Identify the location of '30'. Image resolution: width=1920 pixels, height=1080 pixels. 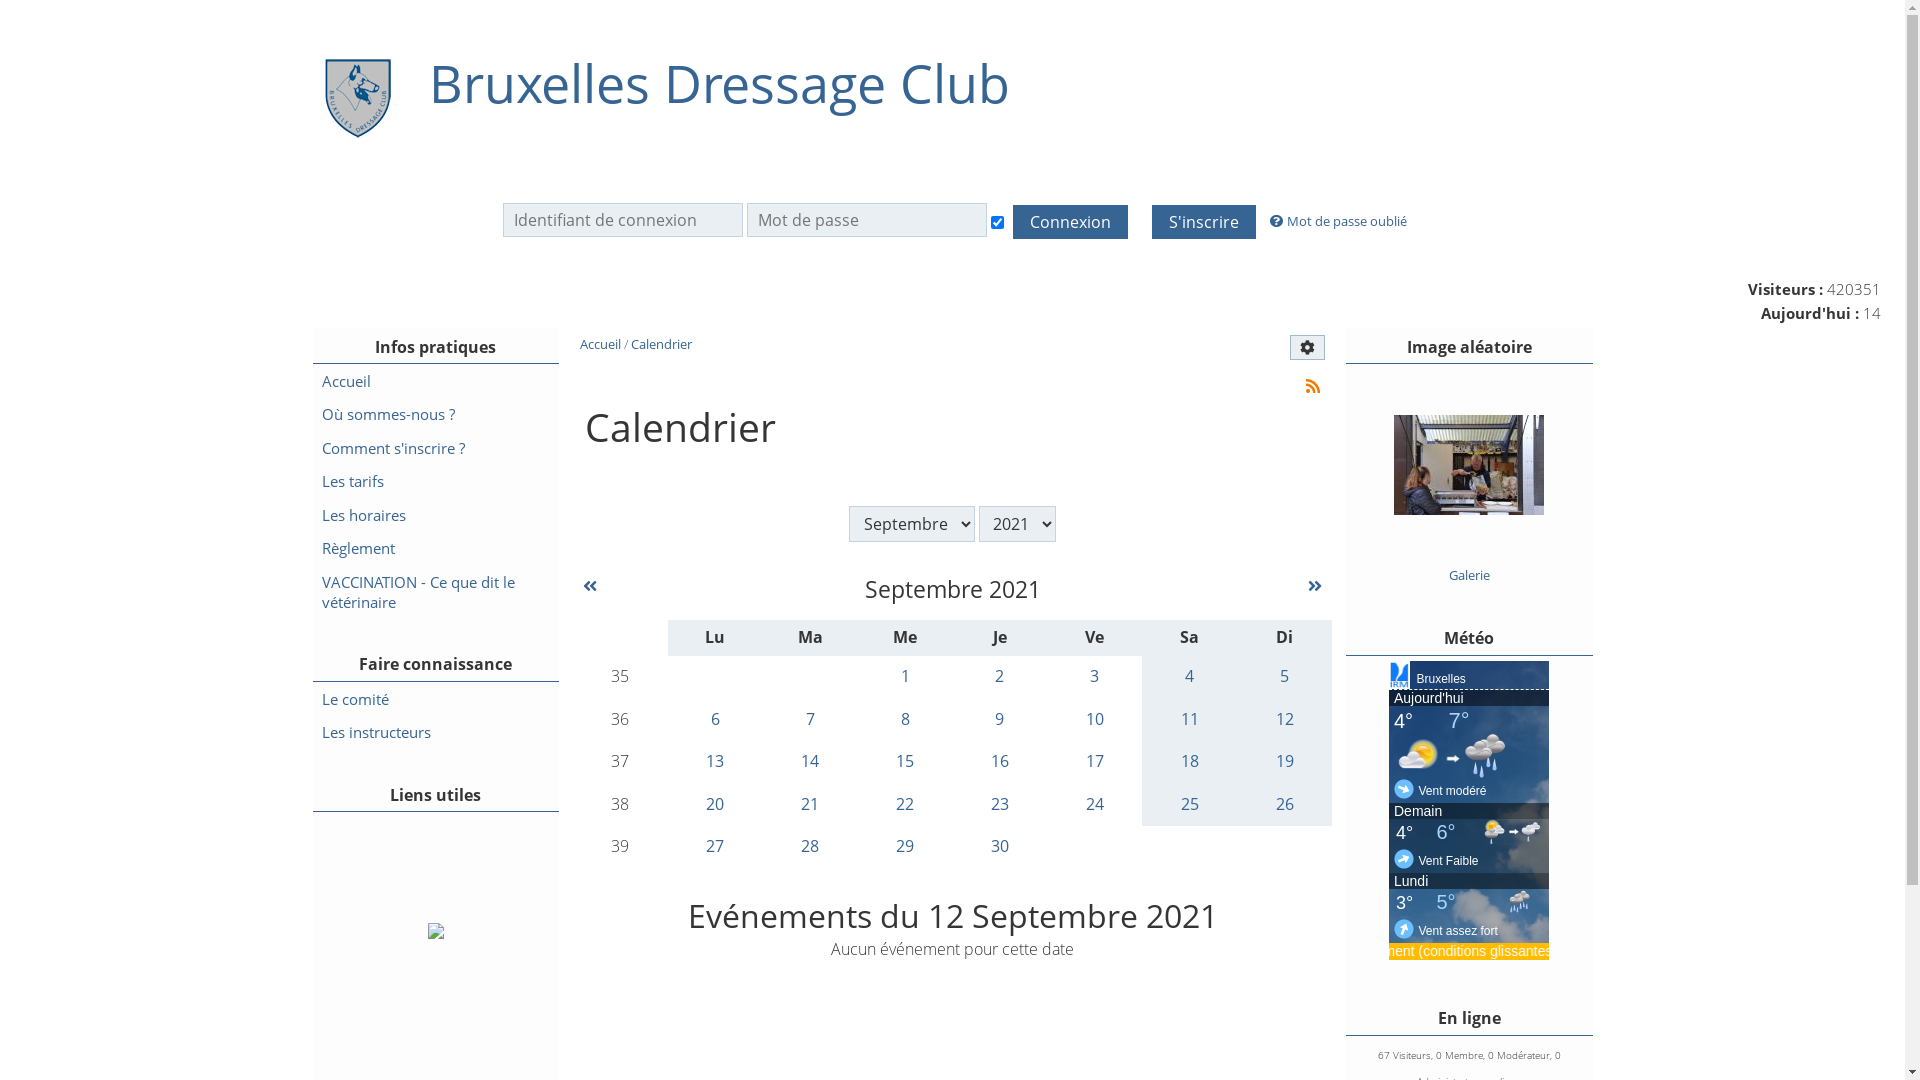
(999, 847).